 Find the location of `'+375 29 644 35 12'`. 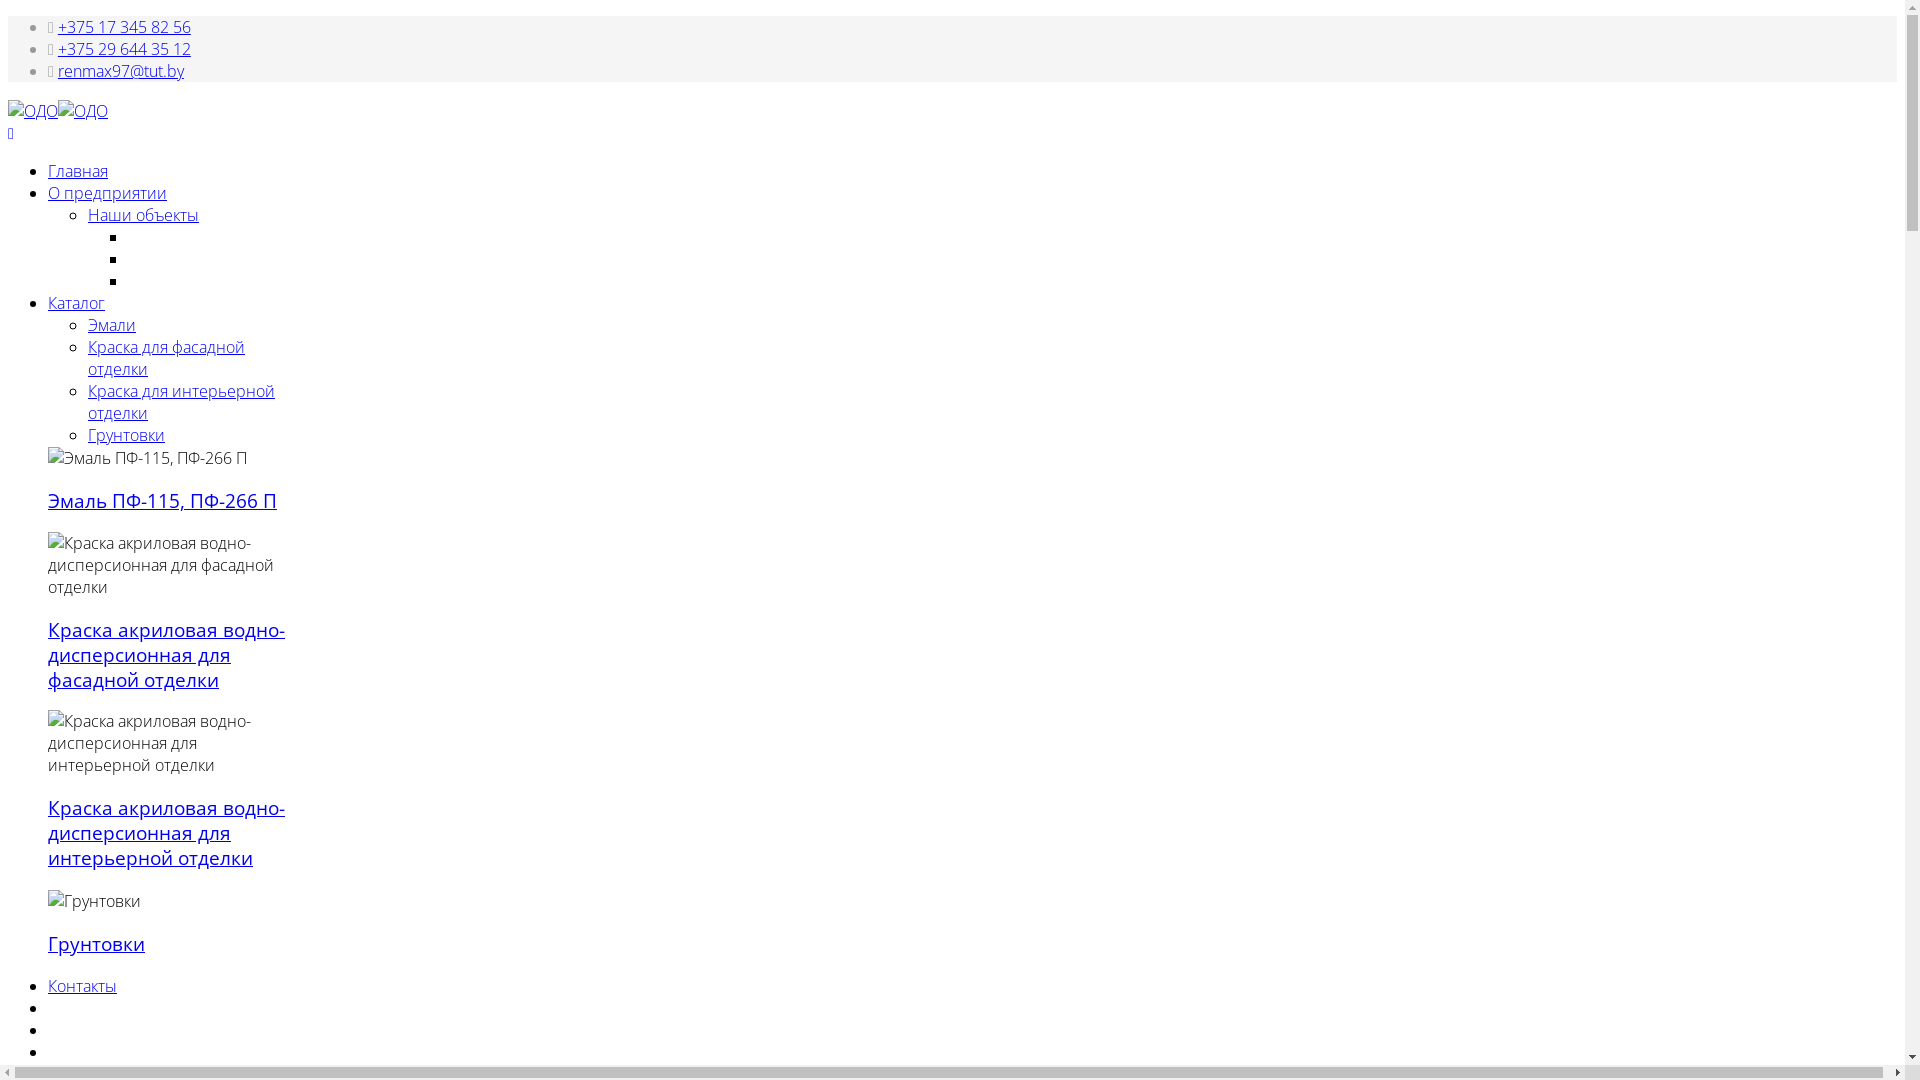

'+375 29 644 35 12' is located at coordinates (123, 48).